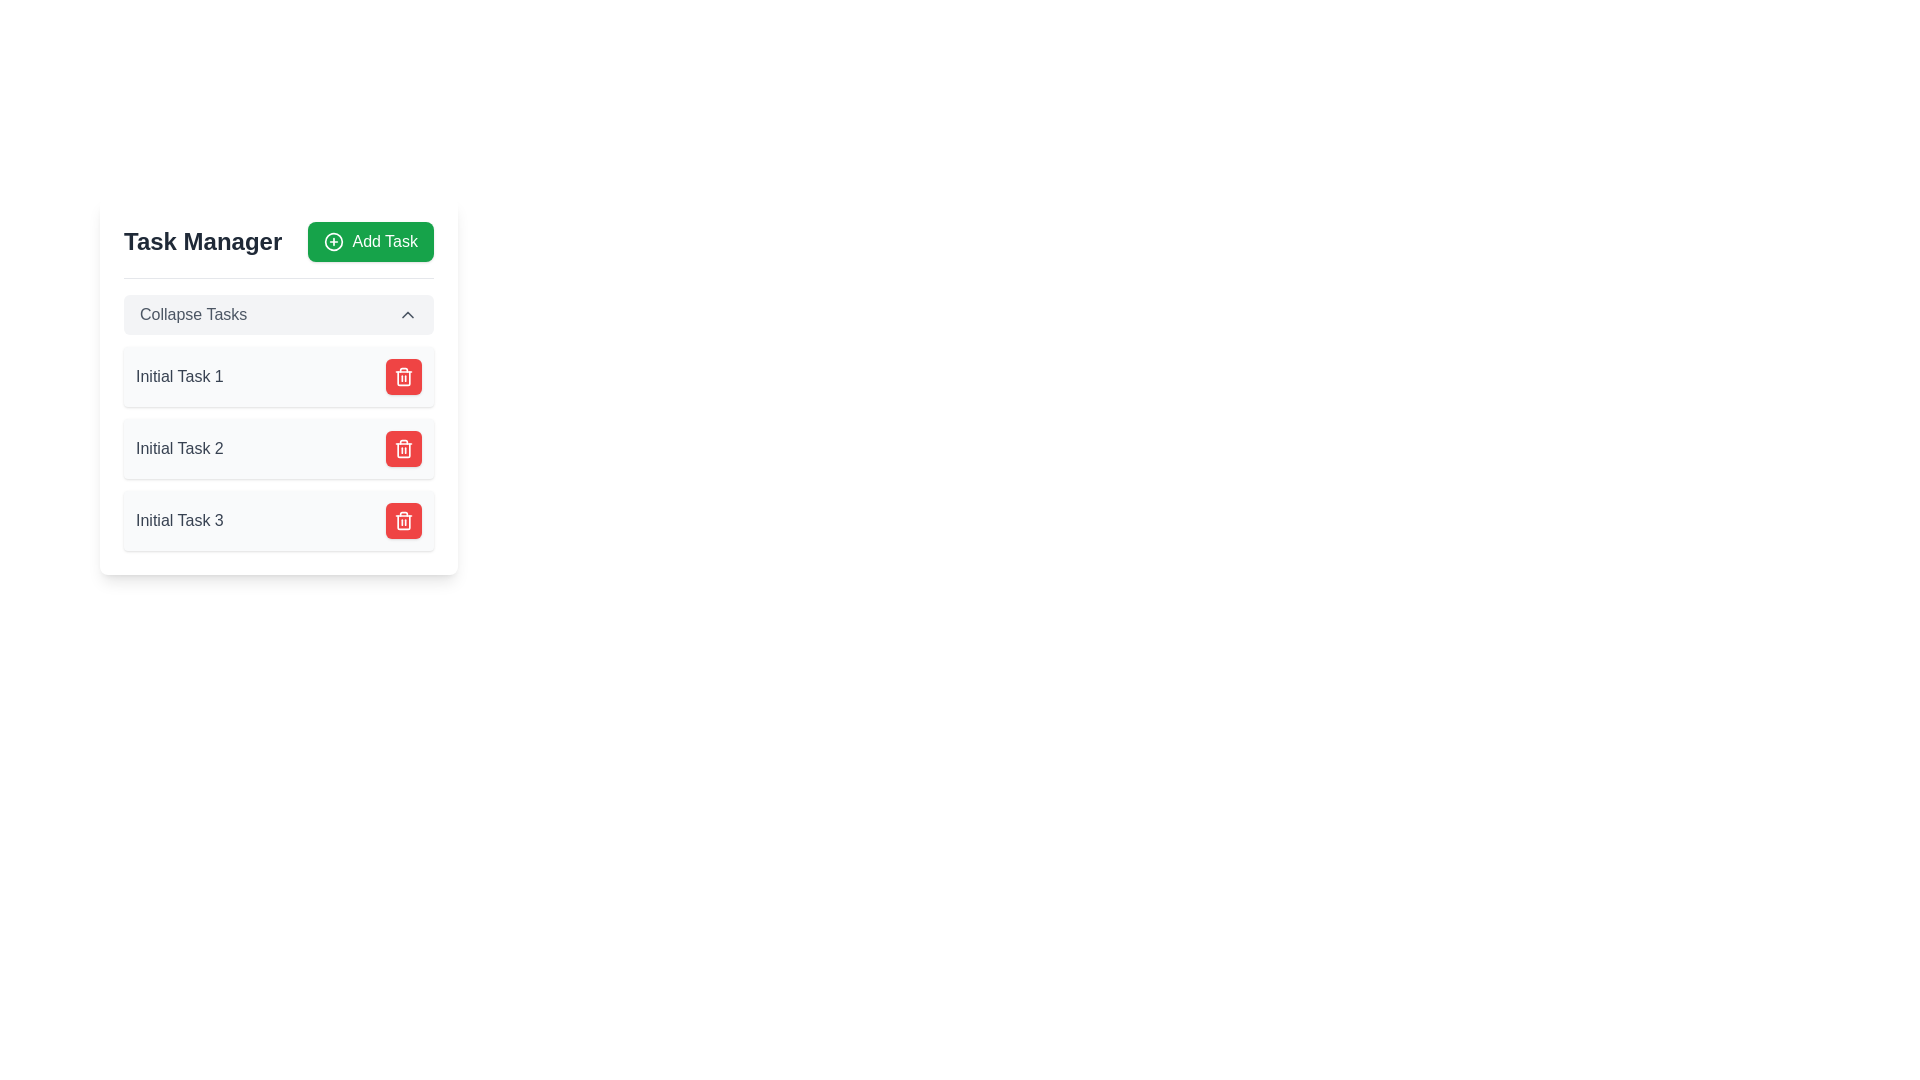 This screenshot has width=1920, height=1080. Describe the element at coordinates (407, 315) in the screenshot. I see `the upward-pointing arrow icon located beside the text 'Collapse Tasks' to indicate interactivity` at that location.